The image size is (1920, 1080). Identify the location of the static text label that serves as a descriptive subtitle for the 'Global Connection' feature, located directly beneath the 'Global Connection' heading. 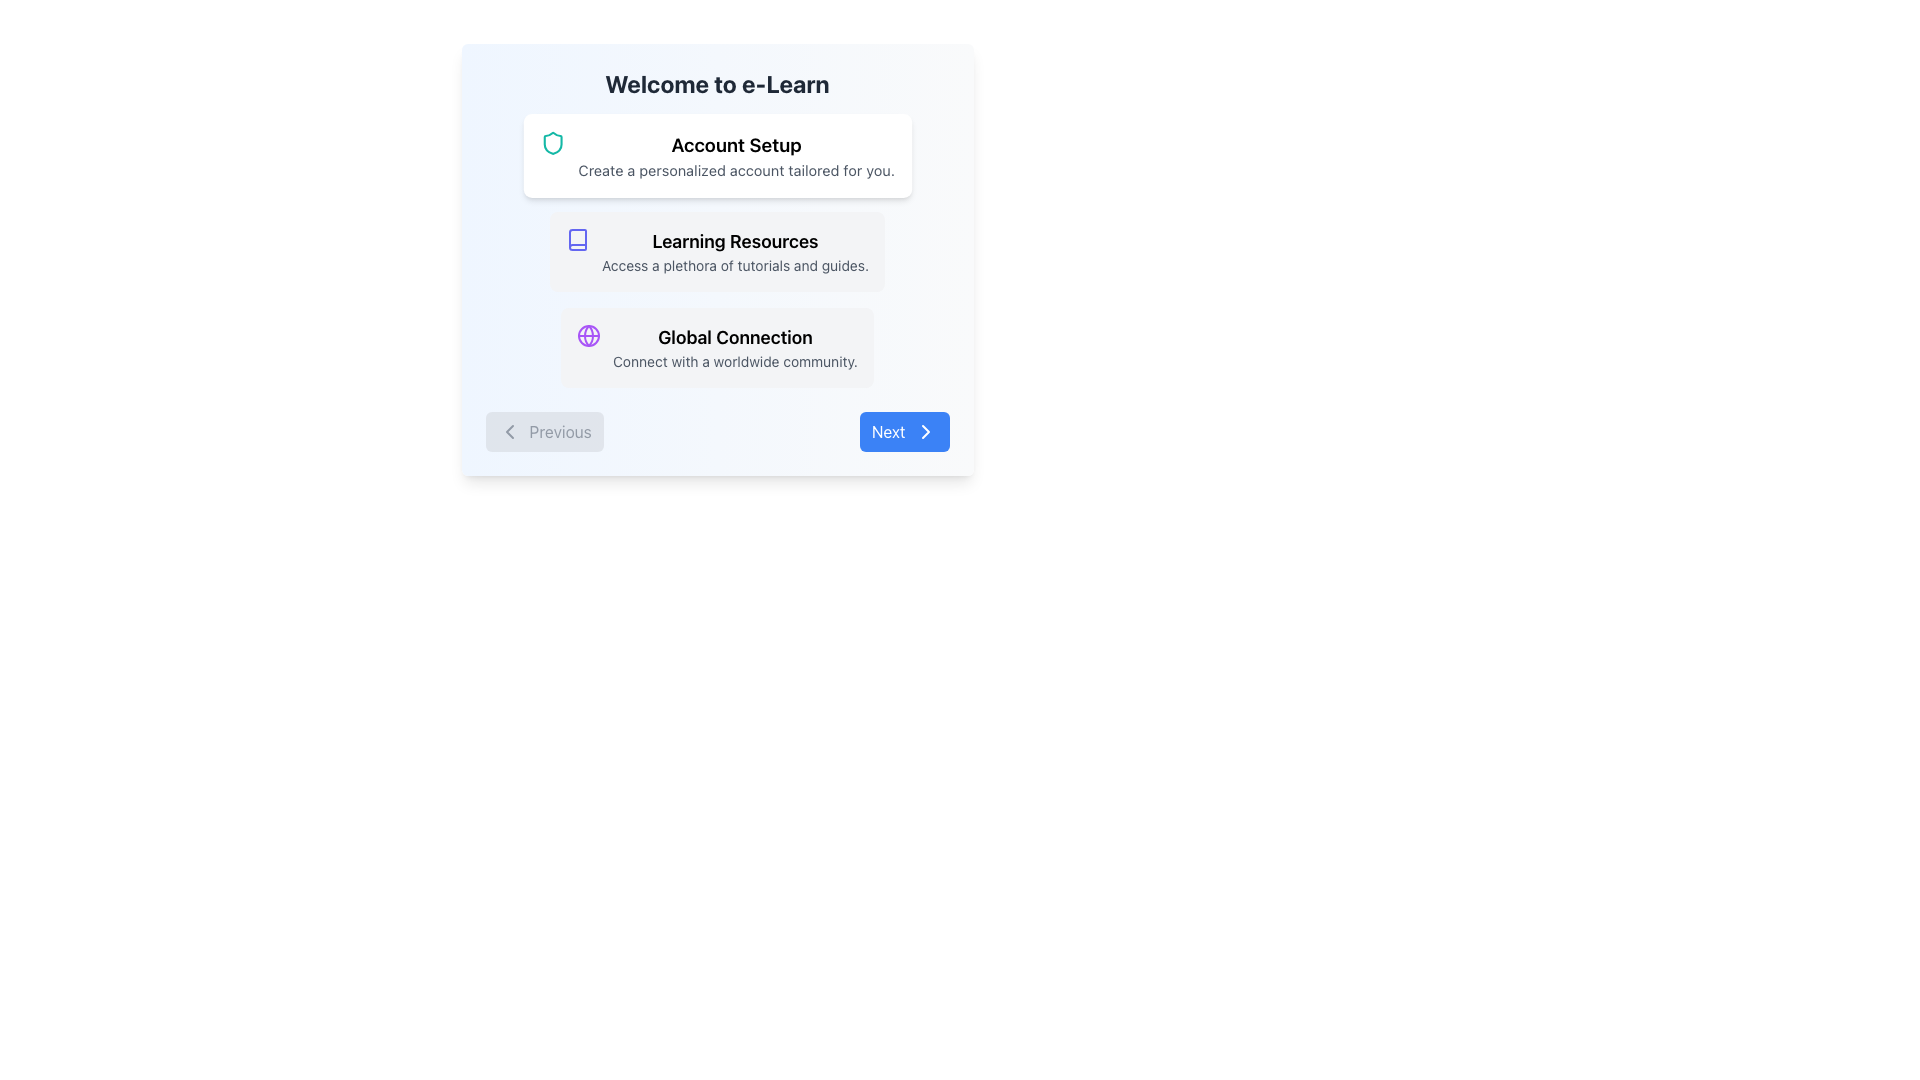
(734, 362).